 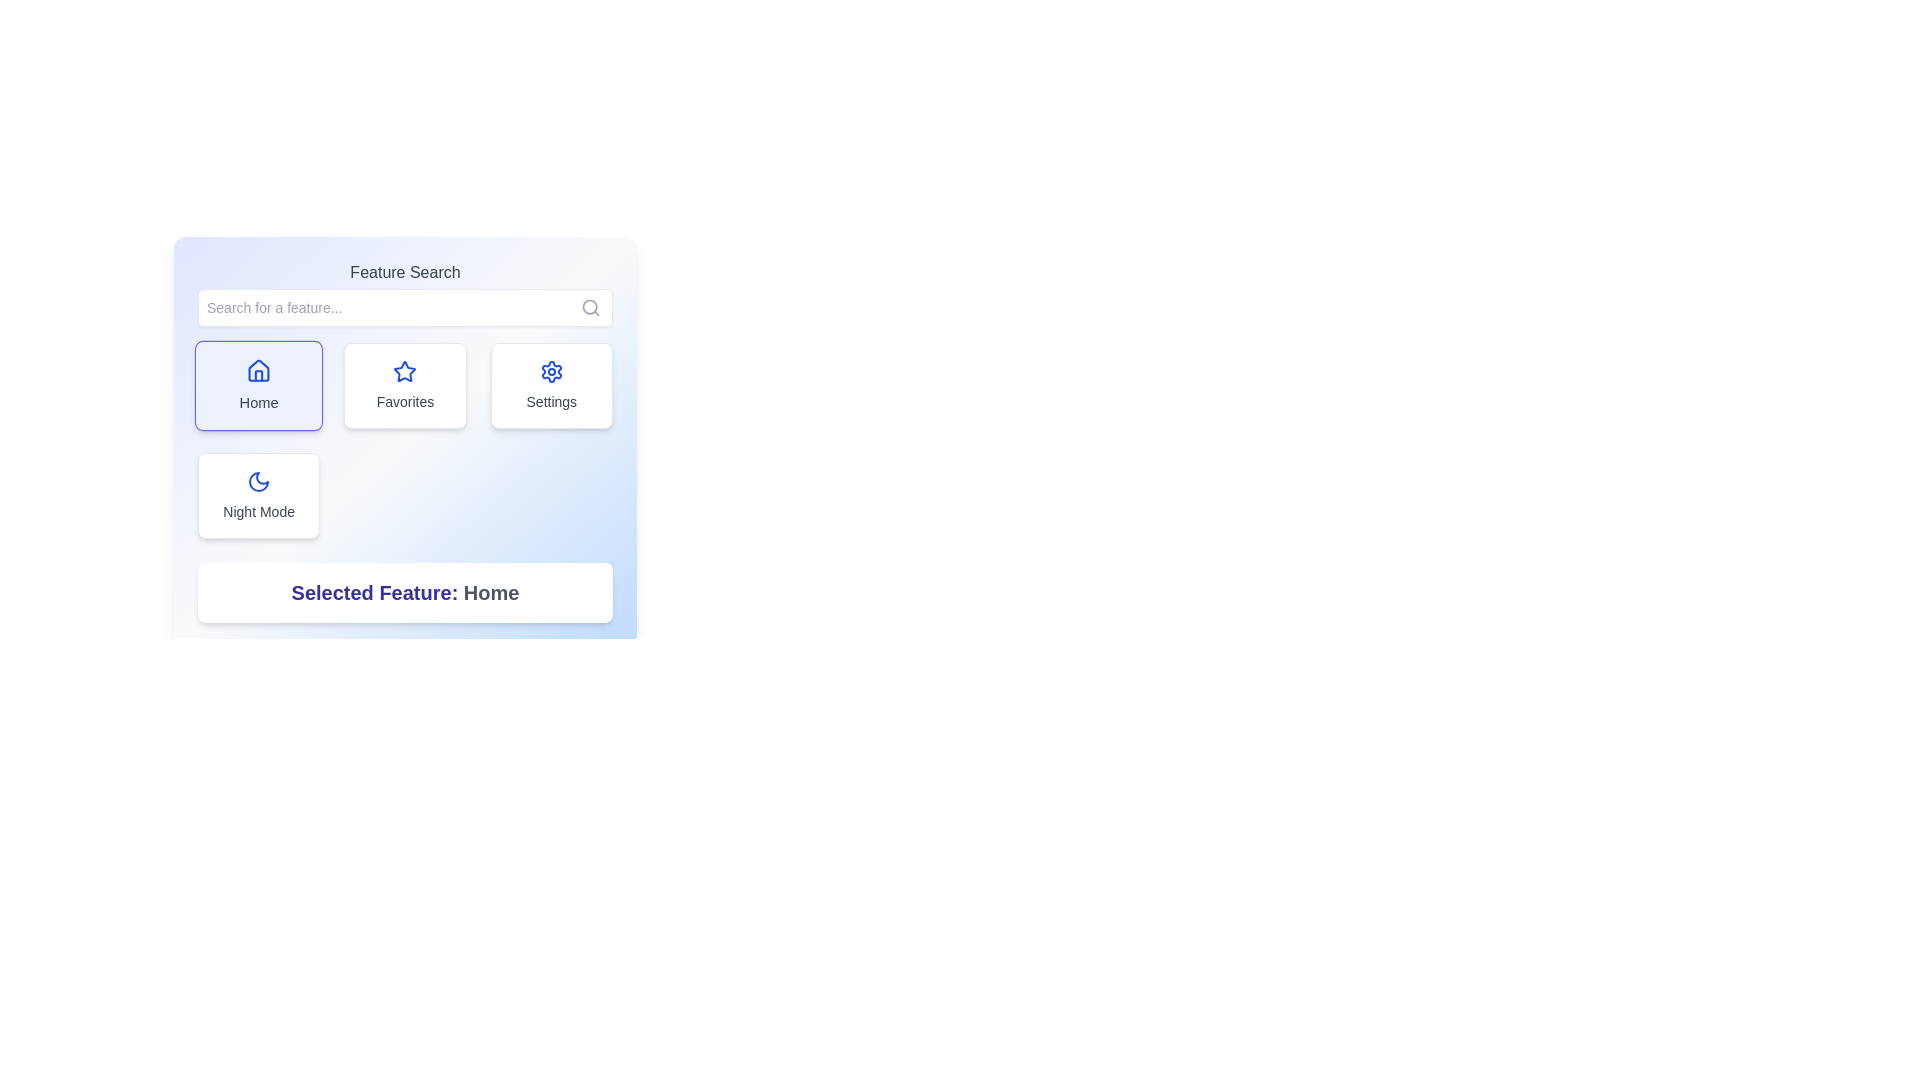 What do you see at coordinates (258, 370) in the screenshot?
I see `the 'Home' SVG icon located in the top-left corner of the icon grid, which serves as a visual indicator for the home feature of the application` at bounding box center [258, 370].